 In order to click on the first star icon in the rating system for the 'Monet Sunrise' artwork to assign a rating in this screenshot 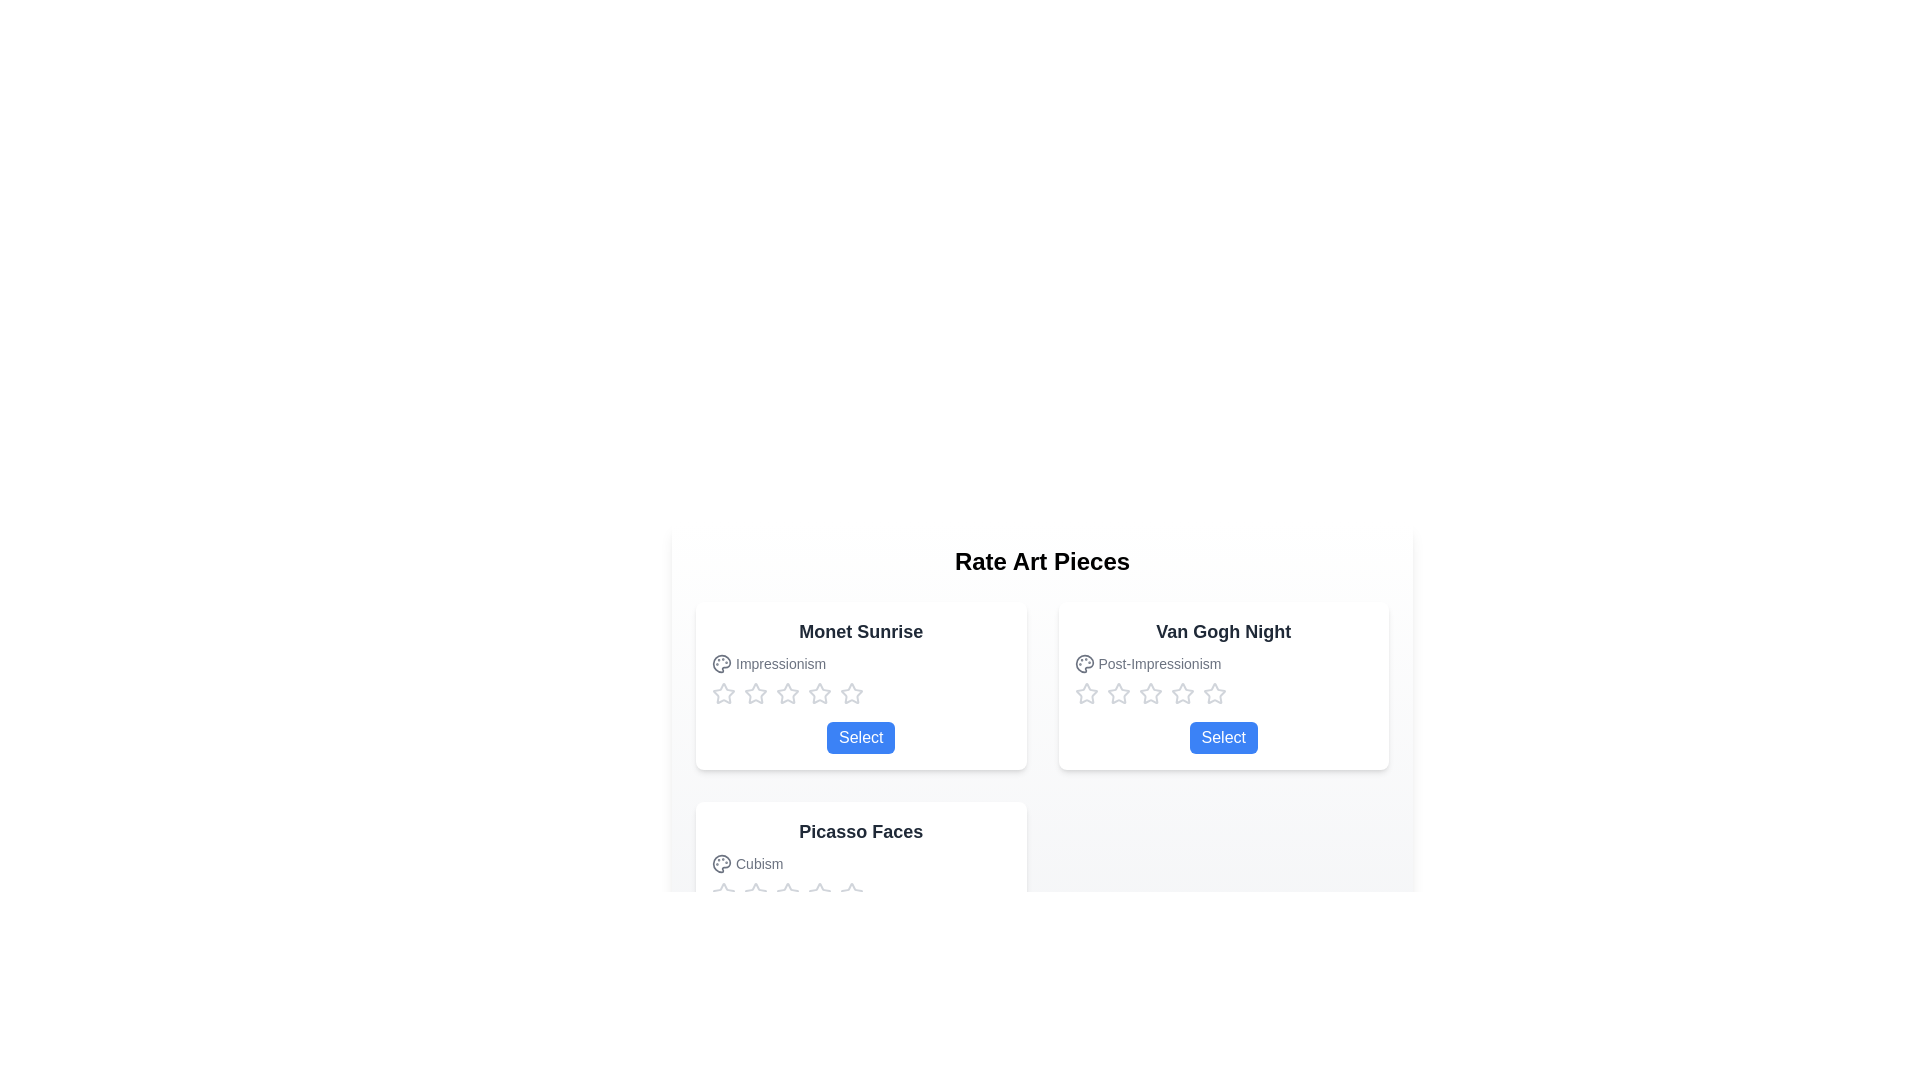, I will do `click(723, 692)`.